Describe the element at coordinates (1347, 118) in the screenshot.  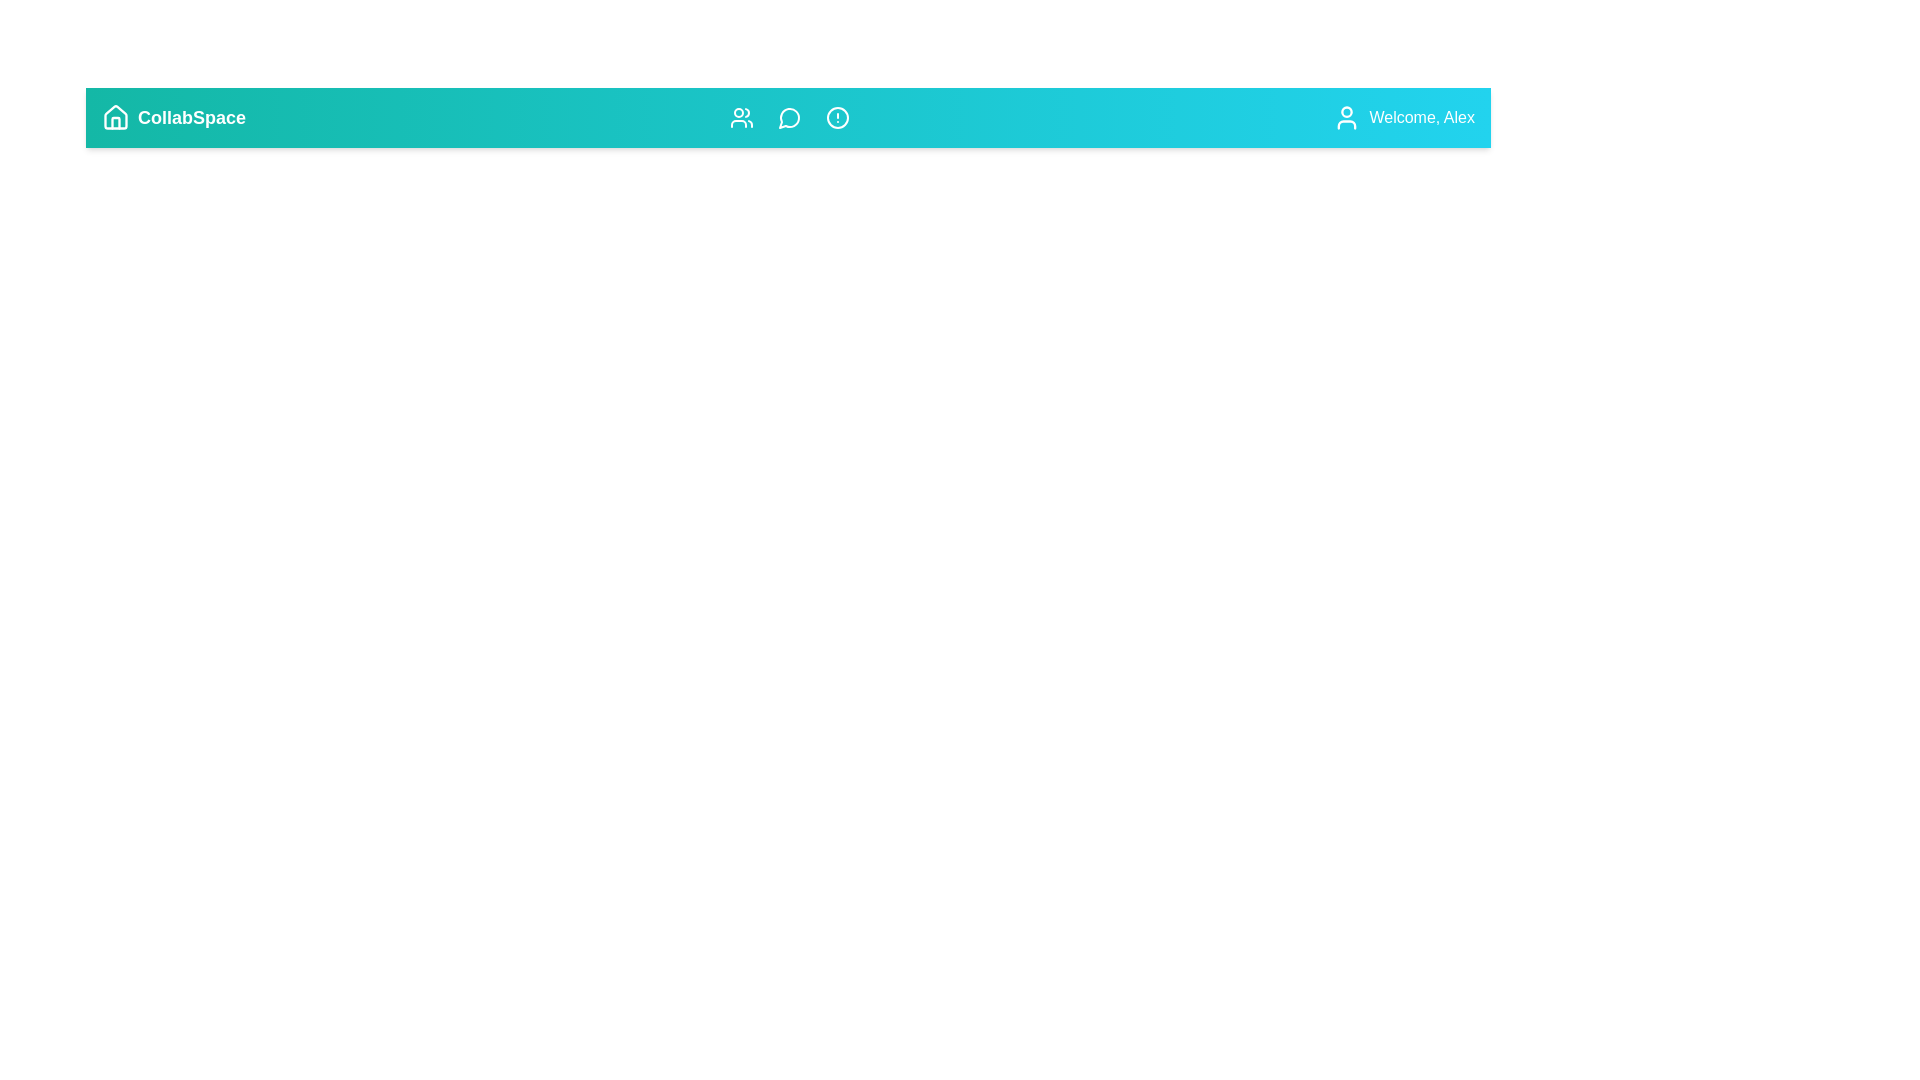
I see `the profile icon to access user settings or profile information` at that location.